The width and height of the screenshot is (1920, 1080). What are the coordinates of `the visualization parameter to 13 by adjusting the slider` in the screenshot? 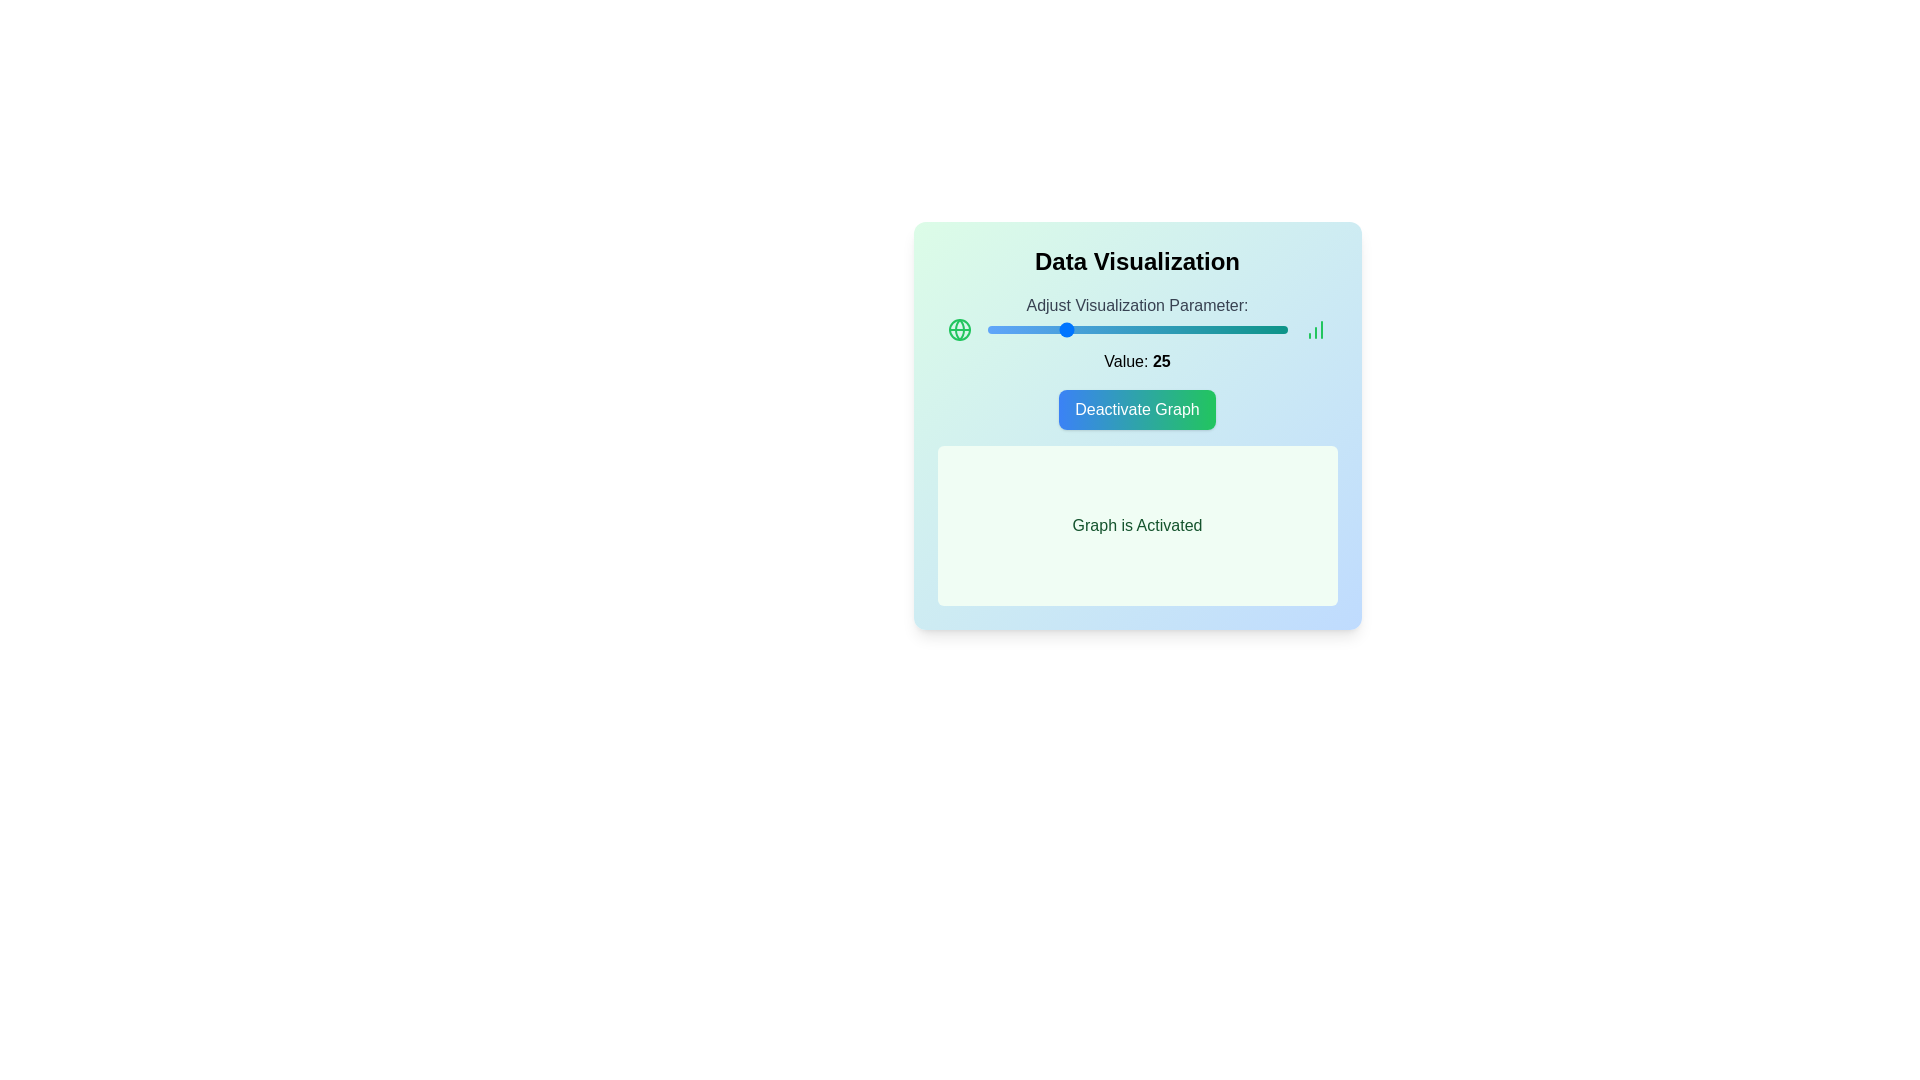 It's located at (1026, 329).